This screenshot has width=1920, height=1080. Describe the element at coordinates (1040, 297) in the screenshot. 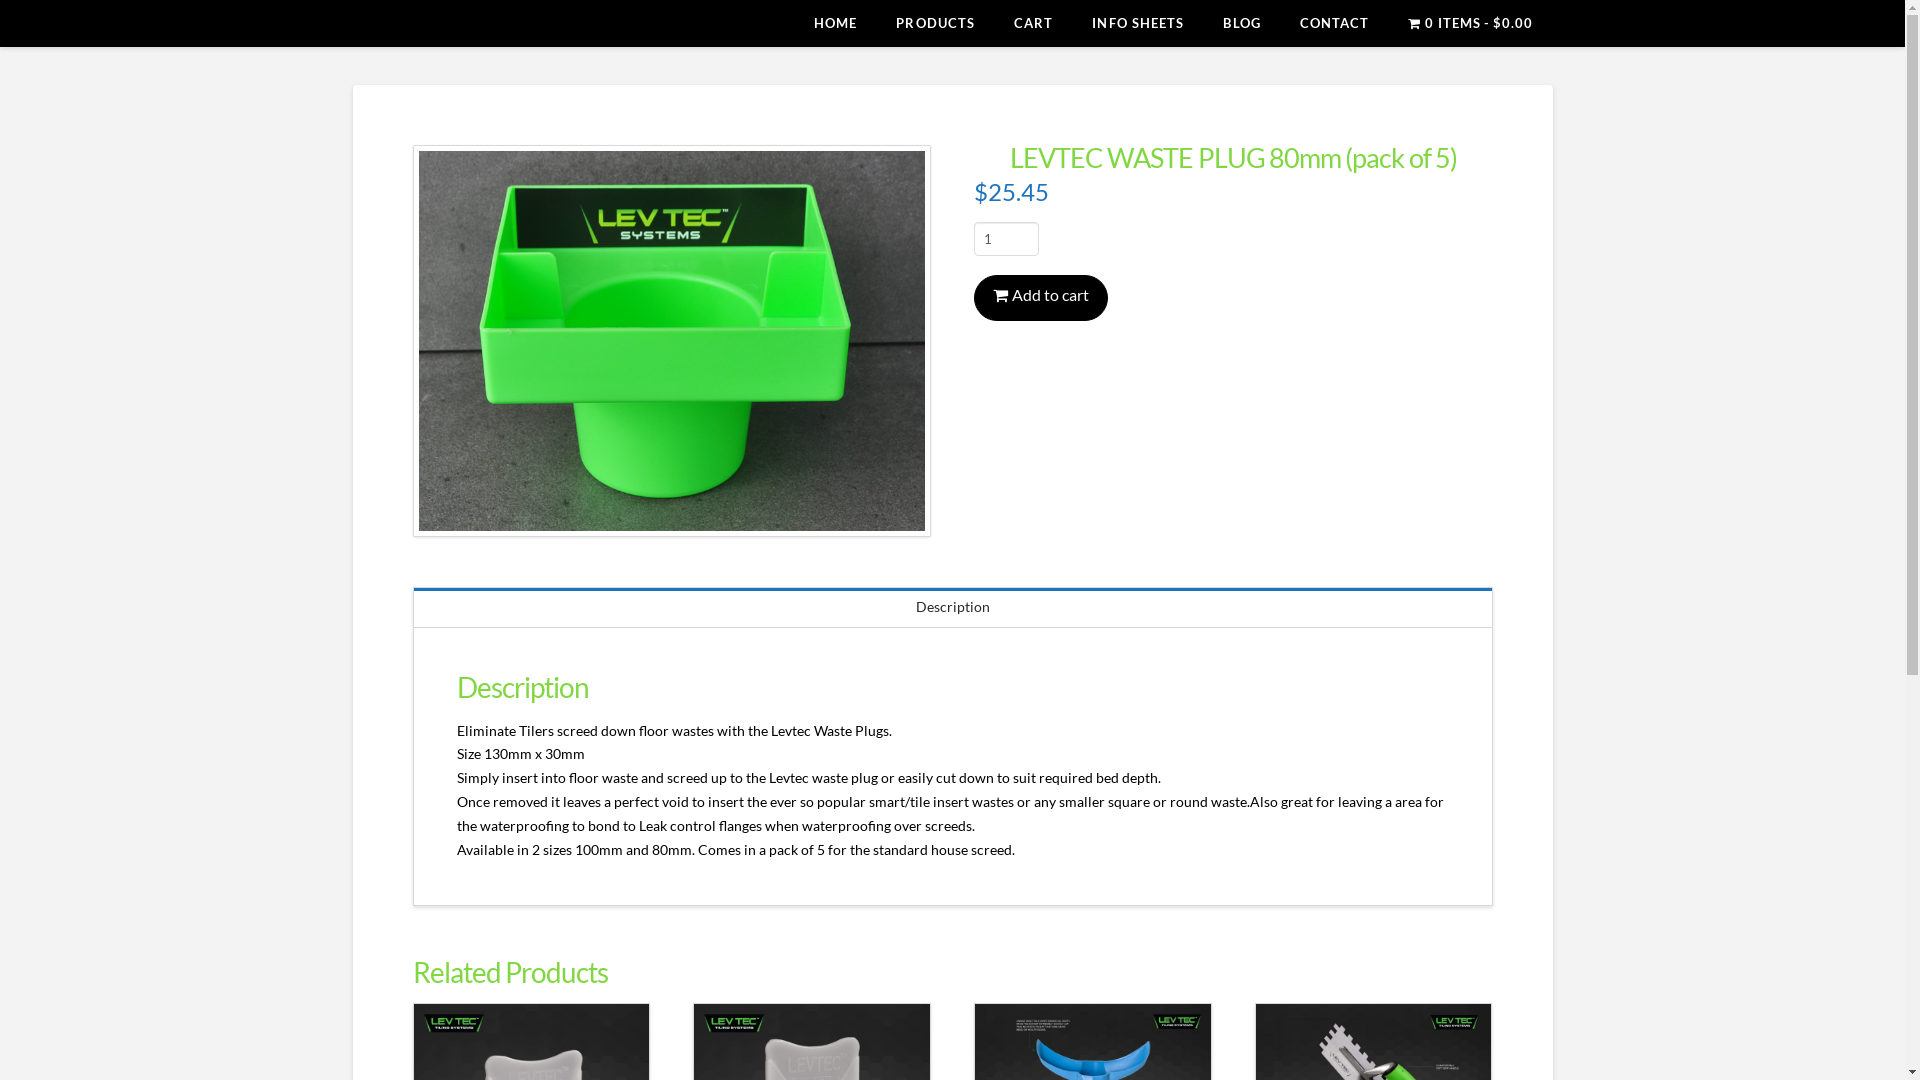

I see `'Add to cart'` at that location.